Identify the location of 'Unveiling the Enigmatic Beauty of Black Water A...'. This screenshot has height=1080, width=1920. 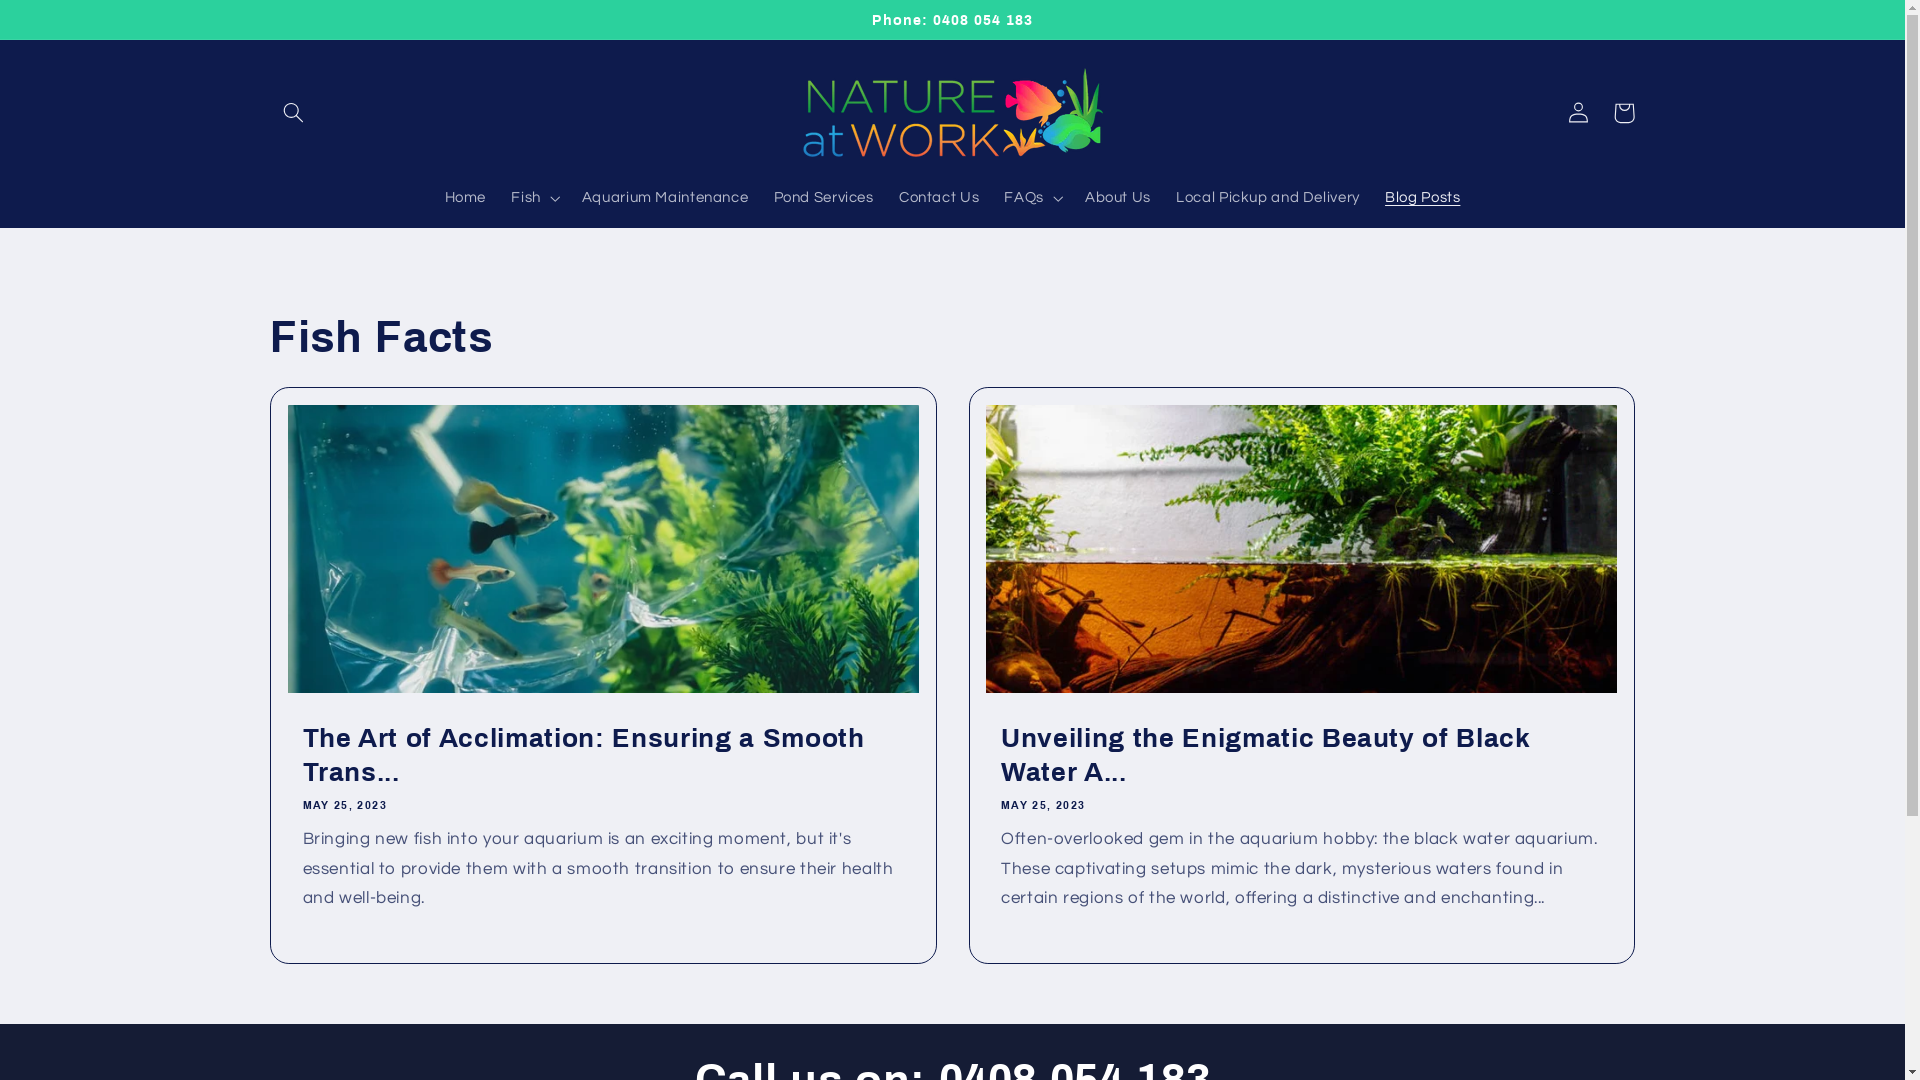
(1301, 756).